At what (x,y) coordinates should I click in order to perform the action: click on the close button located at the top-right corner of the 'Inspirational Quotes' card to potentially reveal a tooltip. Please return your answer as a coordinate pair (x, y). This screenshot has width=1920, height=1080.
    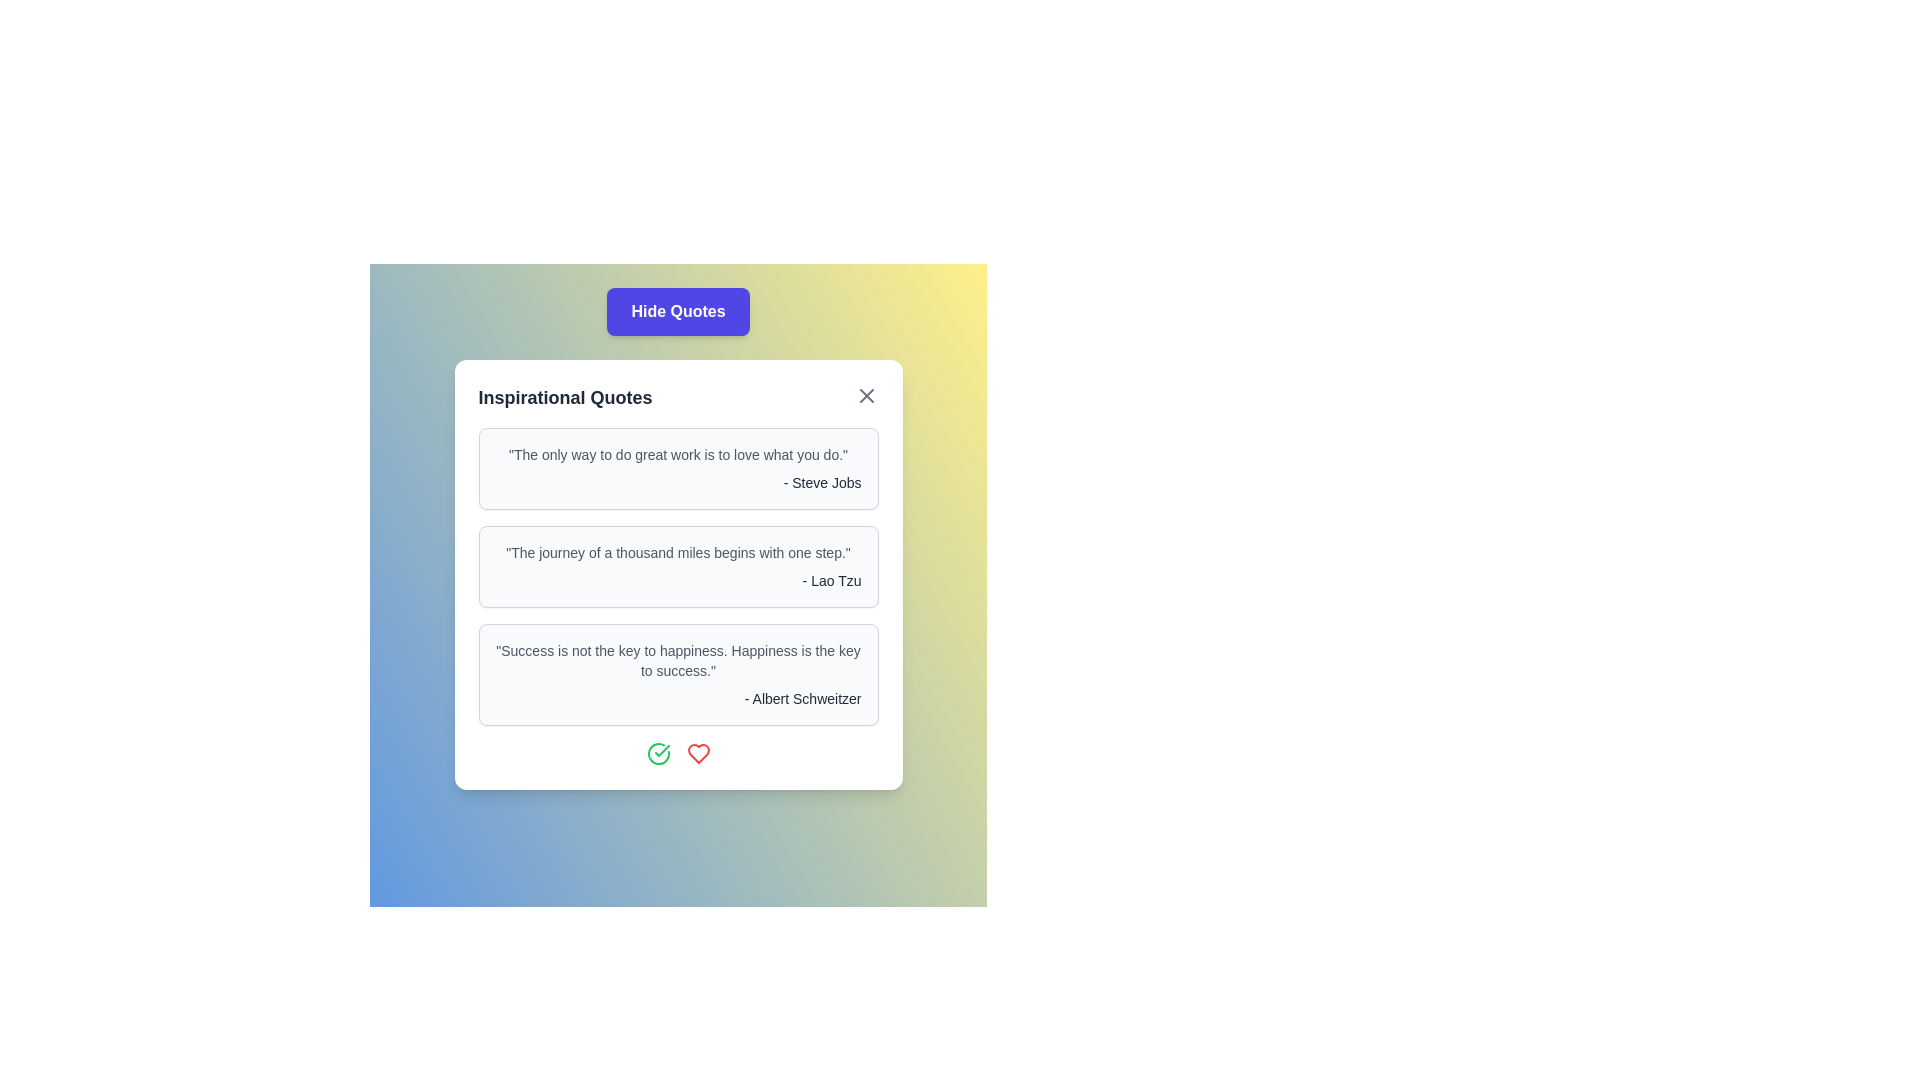
    Looking at the image, I should click on (866, 396).